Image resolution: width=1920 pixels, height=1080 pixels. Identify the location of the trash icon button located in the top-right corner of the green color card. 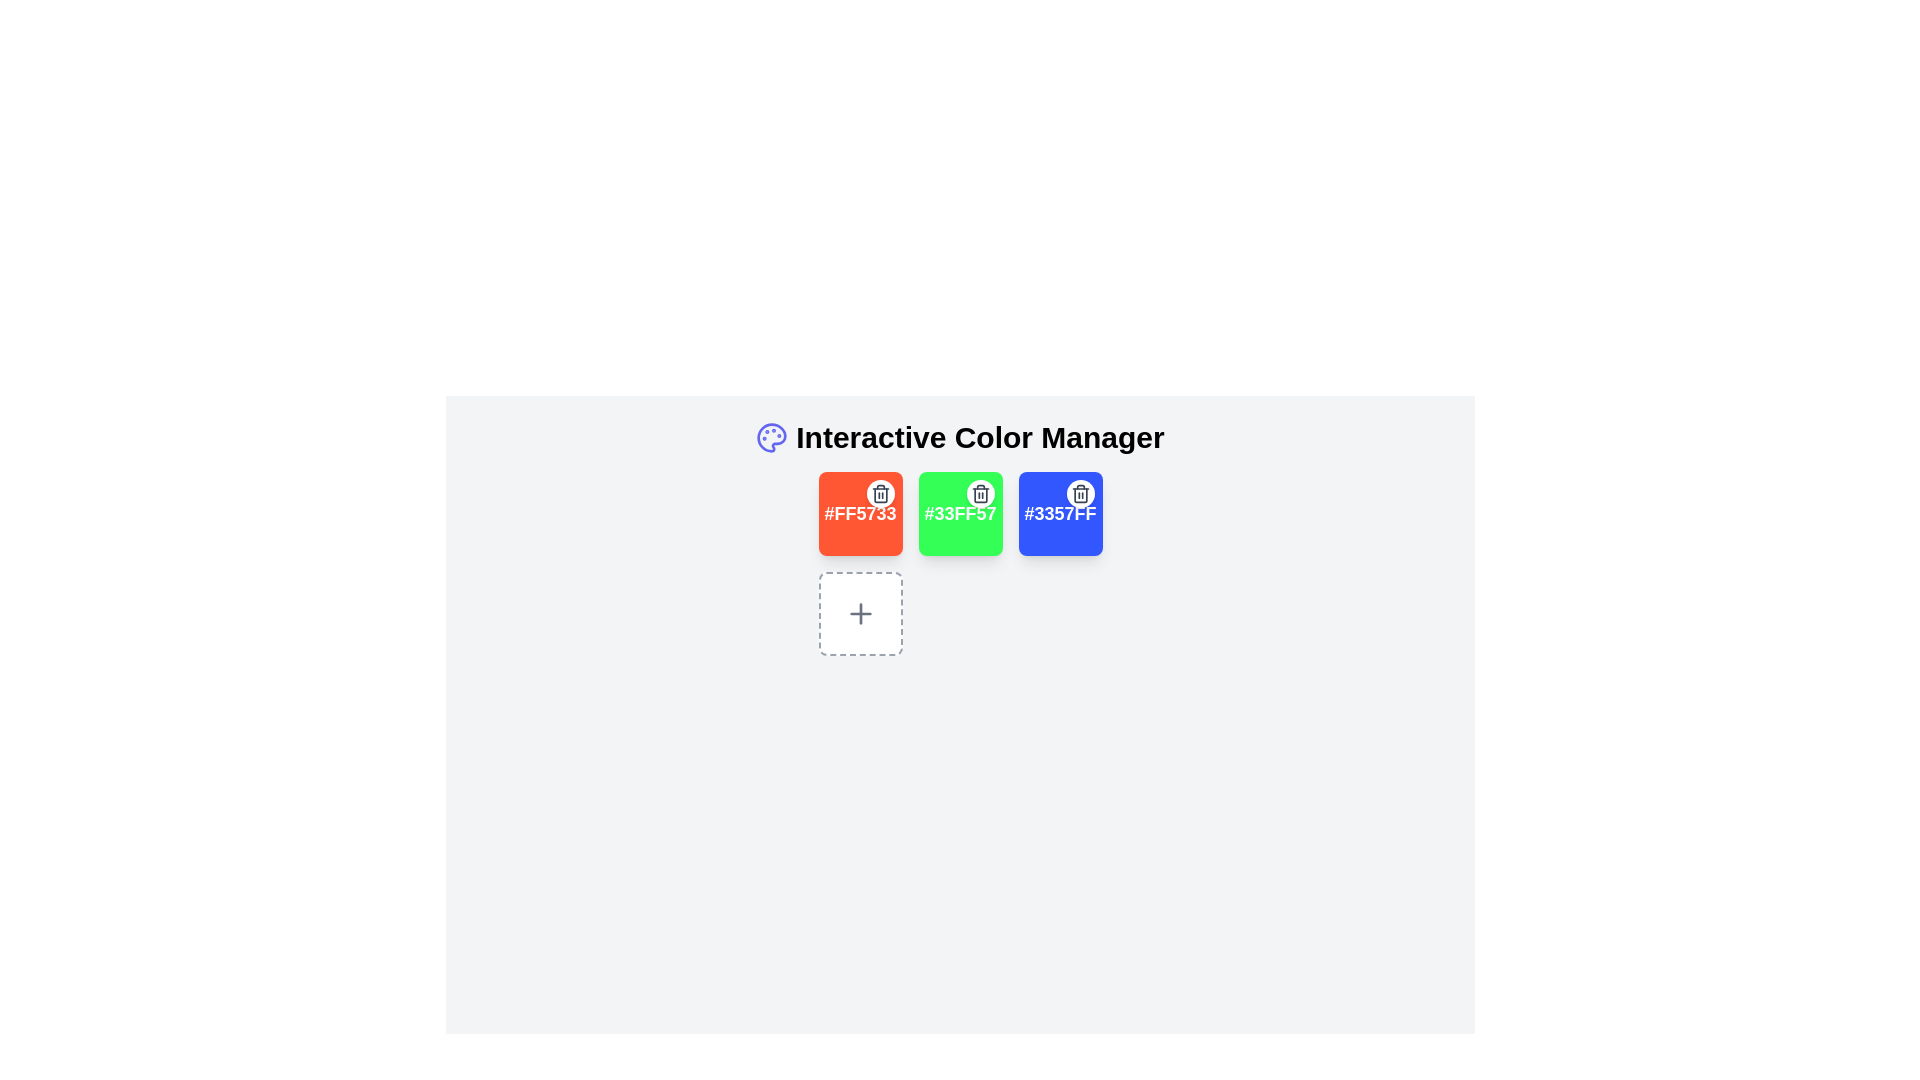
(880, 493).